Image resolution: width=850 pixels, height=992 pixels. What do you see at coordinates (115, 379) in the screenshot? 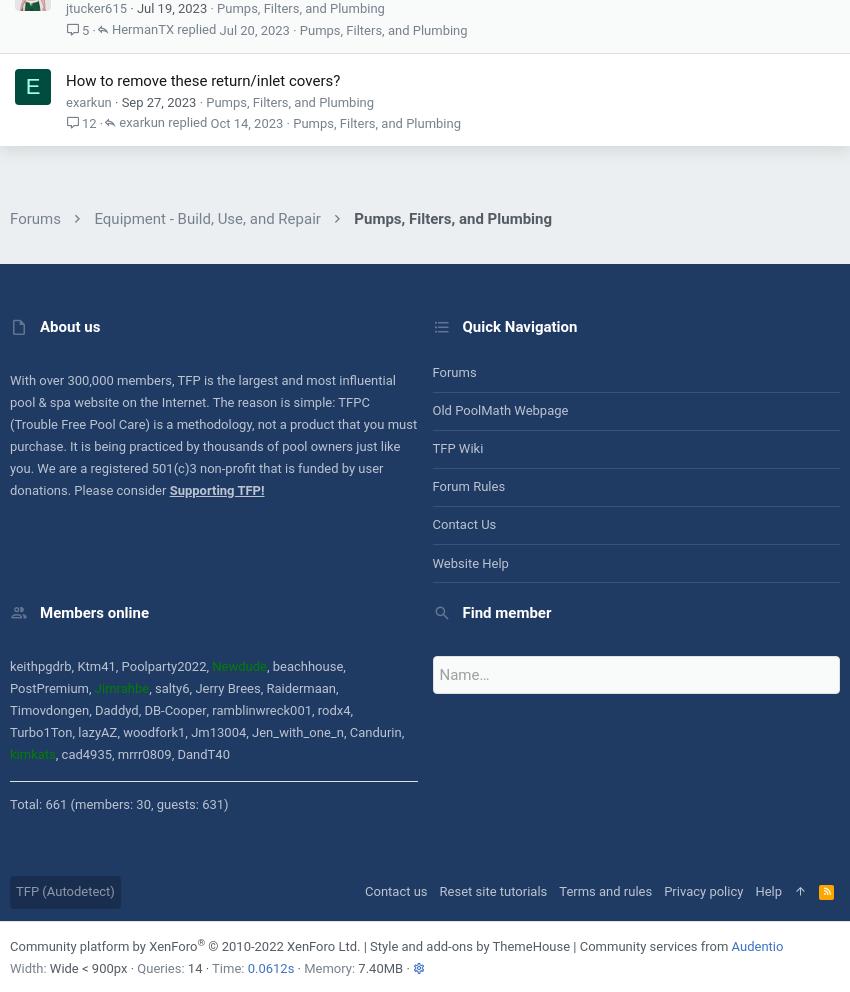
I see `'members'` at bounding box center [115, 379].